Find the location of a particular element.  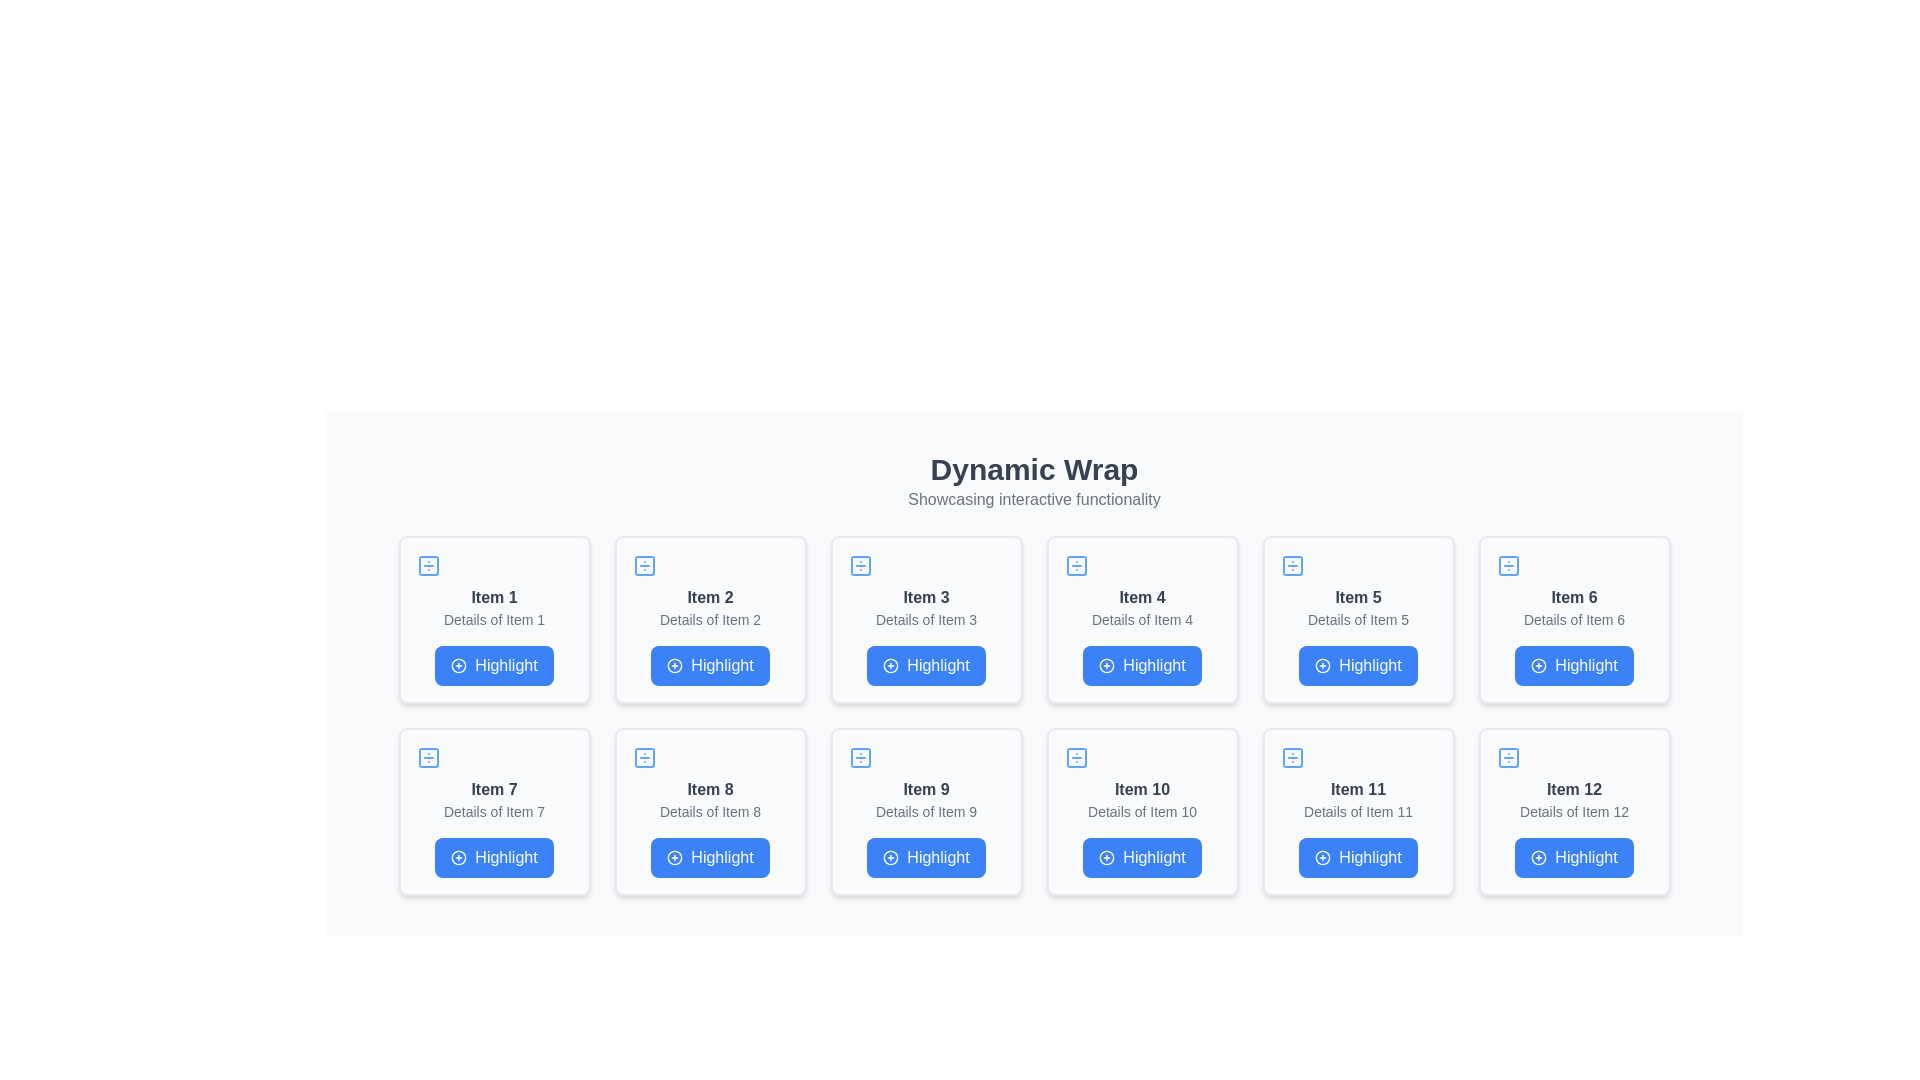

the icon or visual indicator located at the top-left corner of the 'Item 3' card in the first row and third column of the grid layout is located at coordinates (860, 566).